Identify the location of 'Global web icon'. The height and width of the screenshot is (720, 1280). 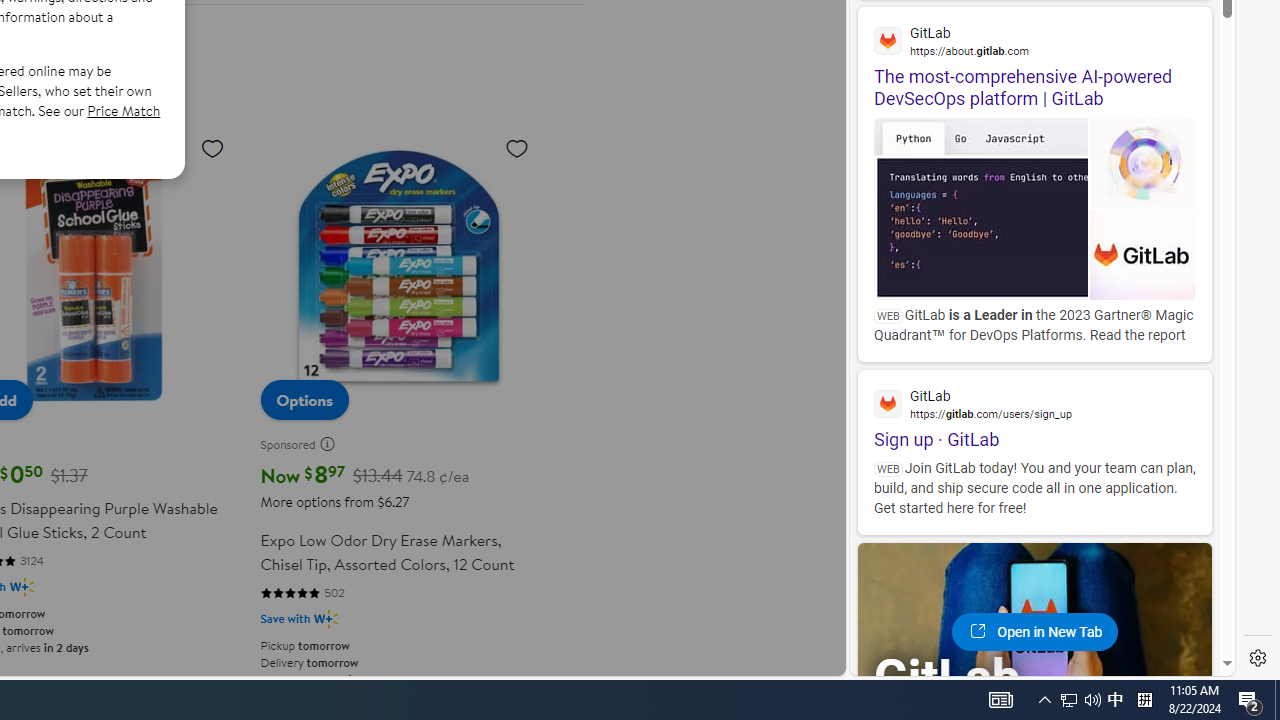
(887, 403).